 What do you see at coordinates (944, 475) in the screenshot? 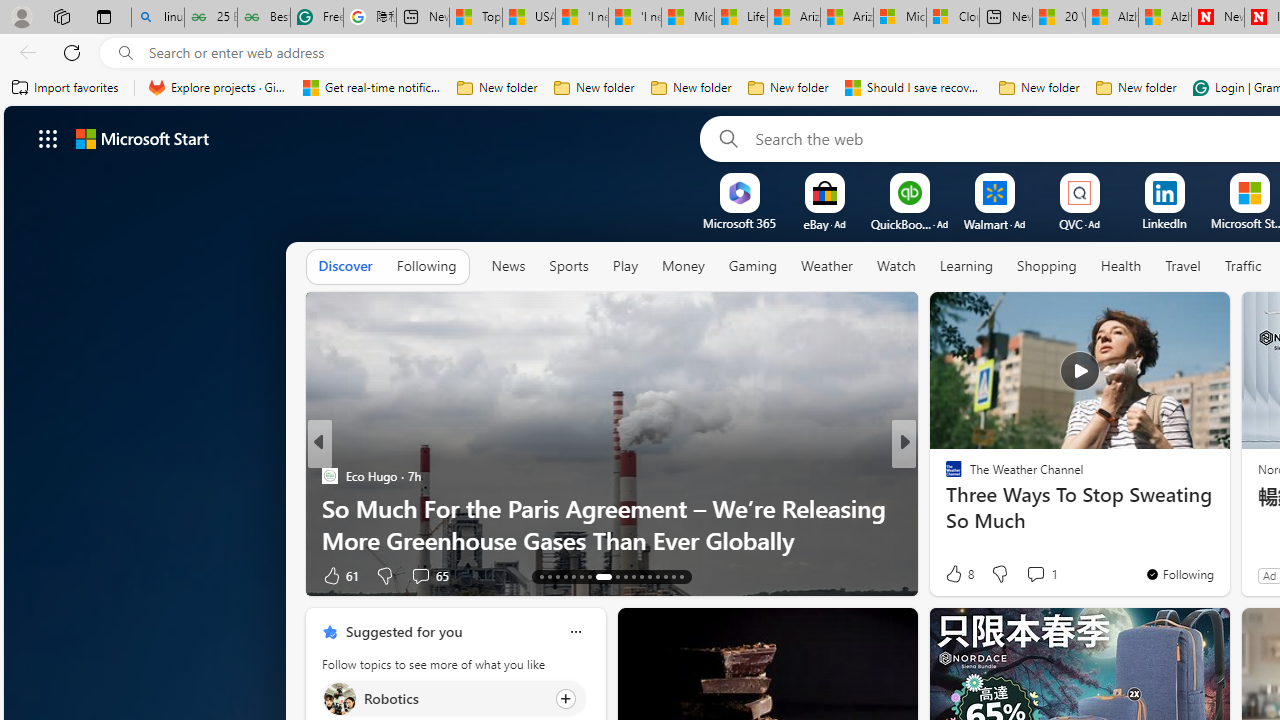
I see `'Wealth of Geeks'` at bounding box center [944, 475].